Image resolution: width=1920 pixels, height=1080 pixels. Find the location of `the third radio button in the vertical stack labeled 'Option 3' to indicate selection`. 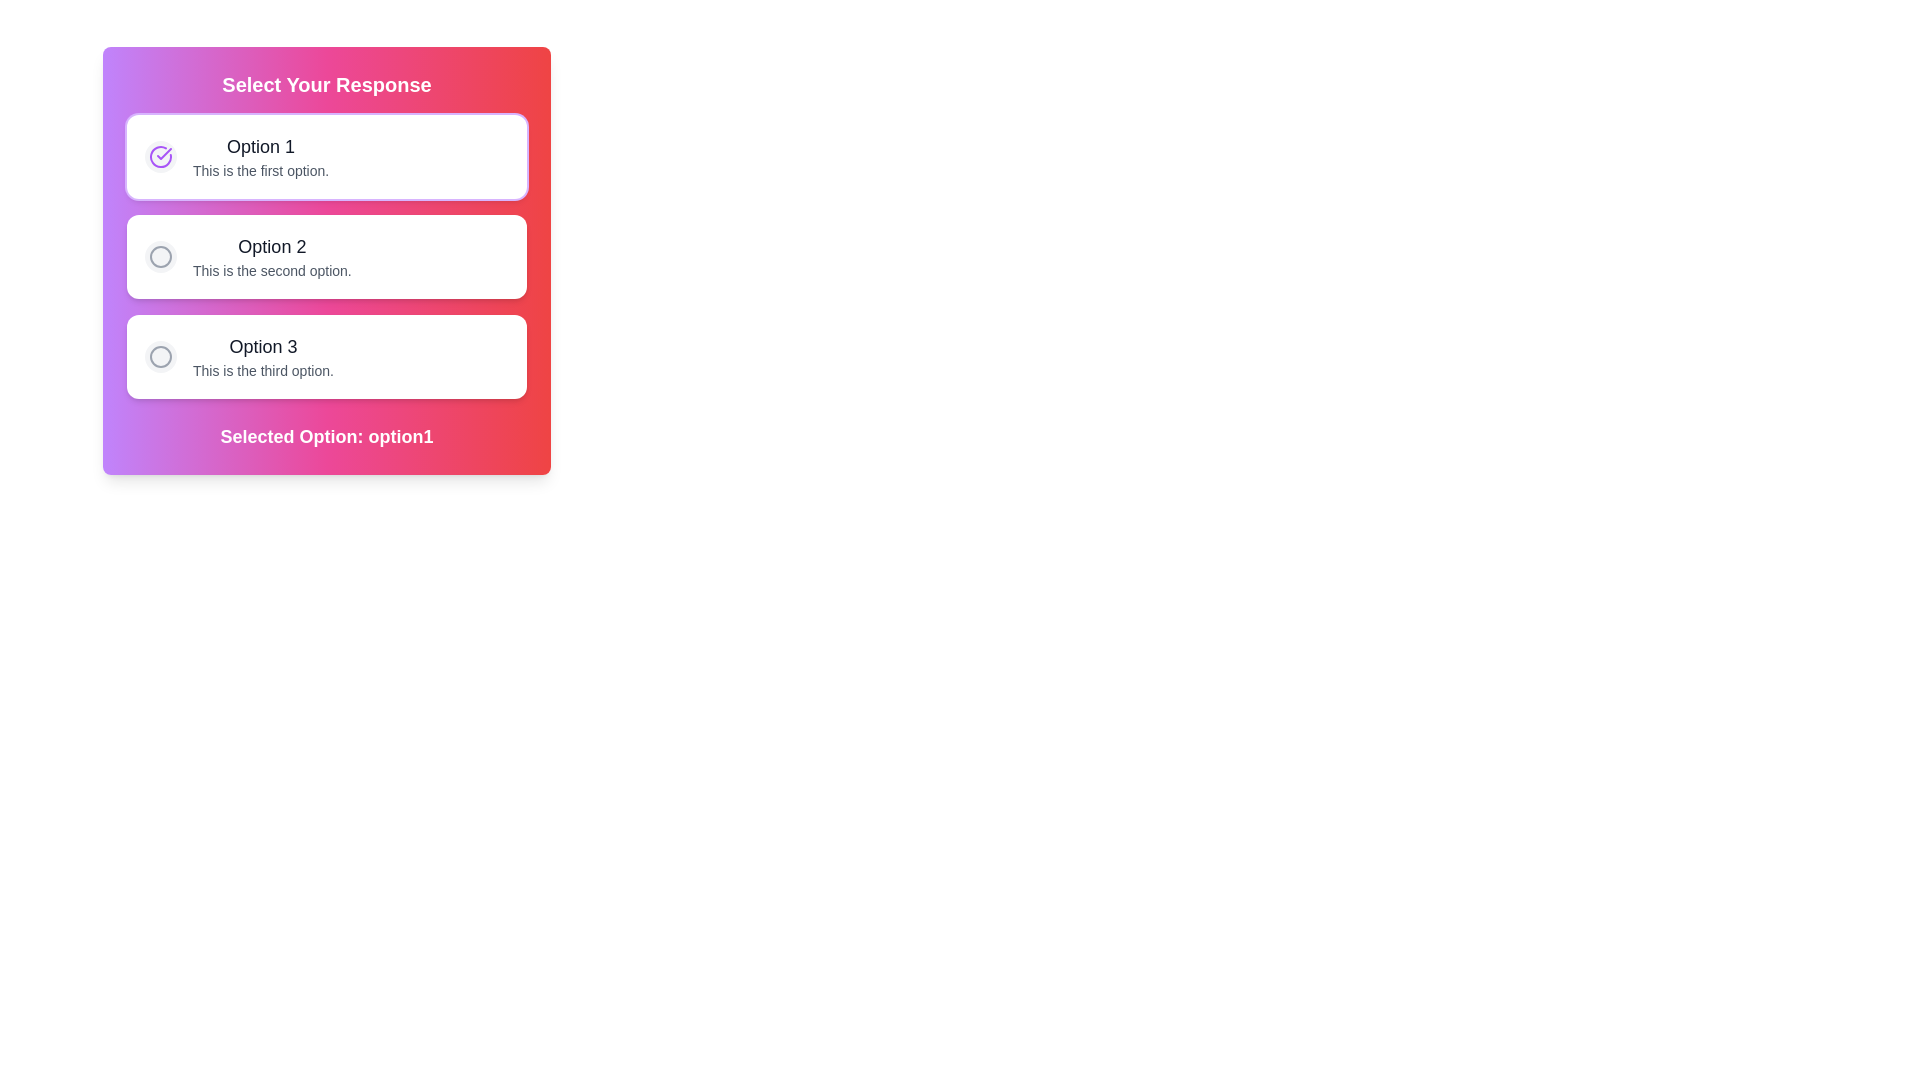

the third radio button in the vertical stack labeled 'Option 3' to indicate selection is located at coordinates (161, 356).